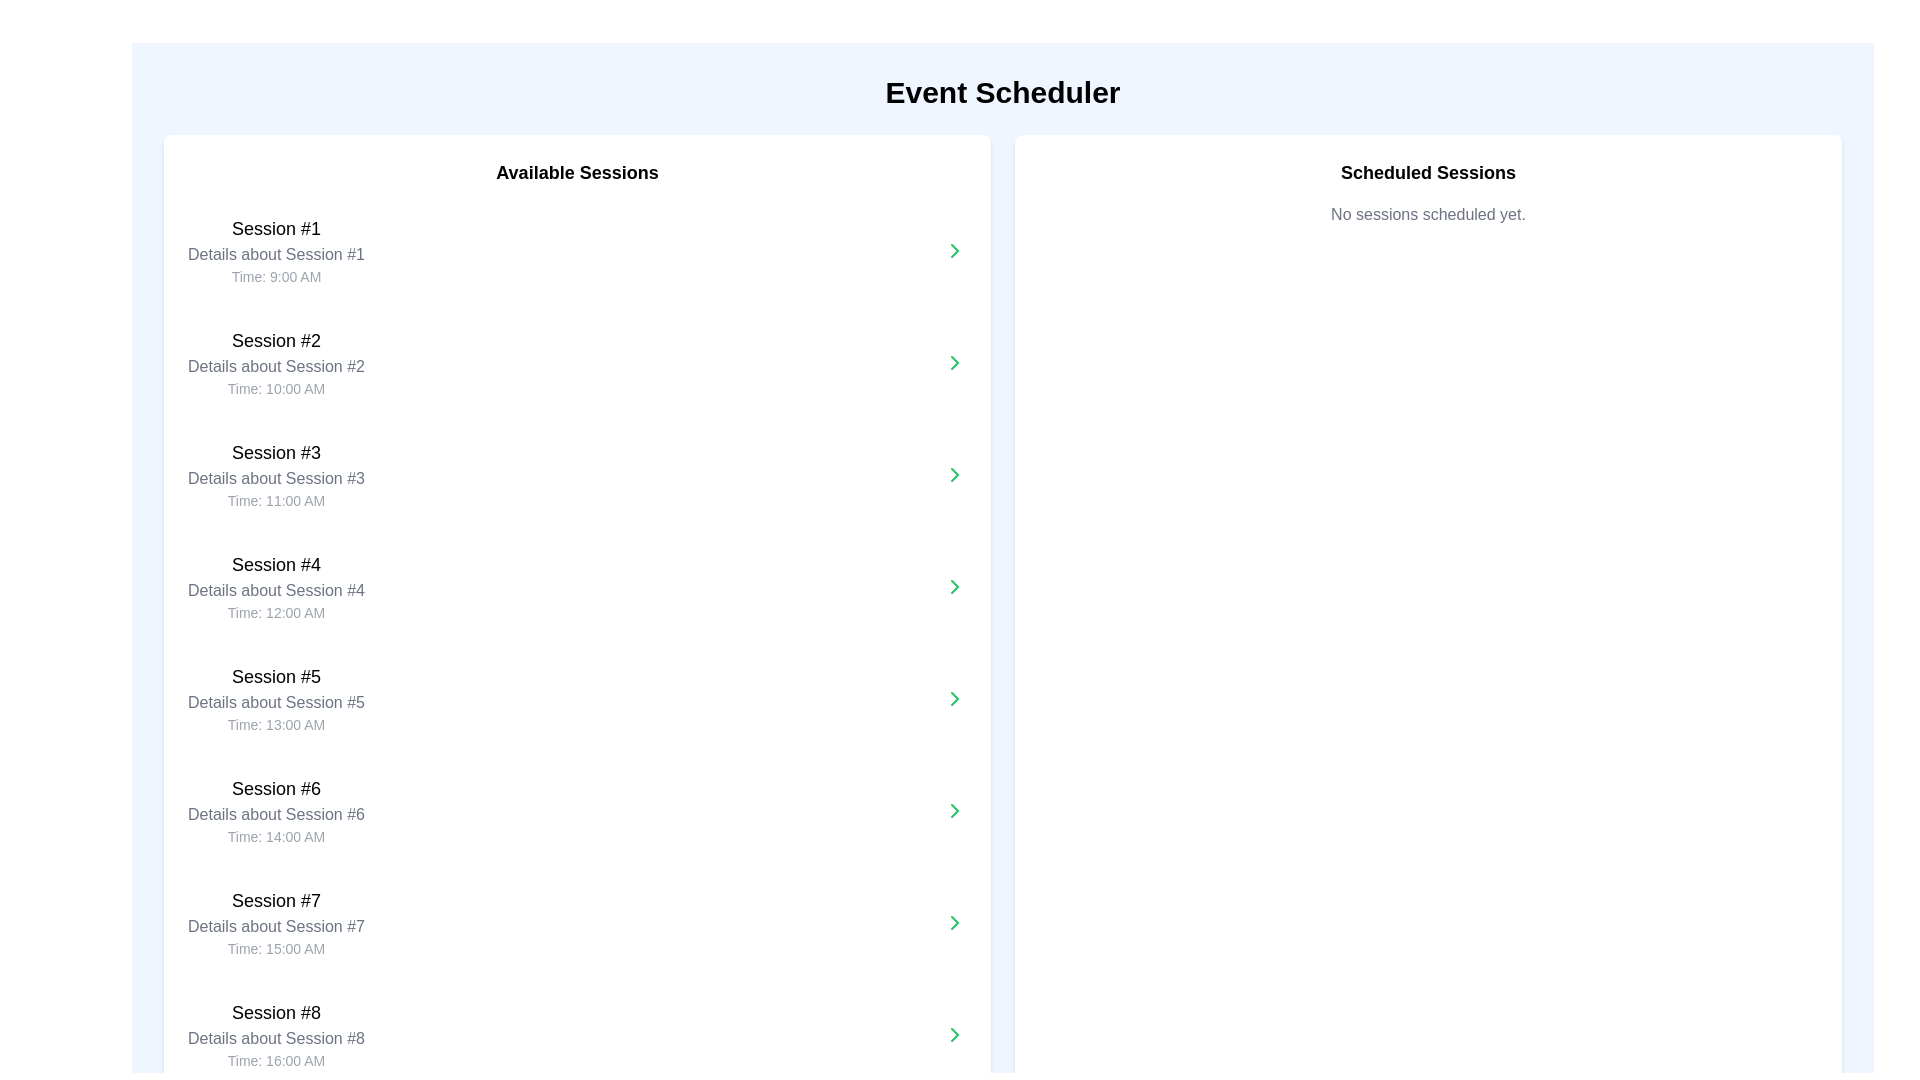 This screenshot has height=1080, width=1920. I want to click on the icon-based button that navigates to more details about 'Session #5', located on the right side of the list item in the 'Available Sessions' section, so click(954, 697).